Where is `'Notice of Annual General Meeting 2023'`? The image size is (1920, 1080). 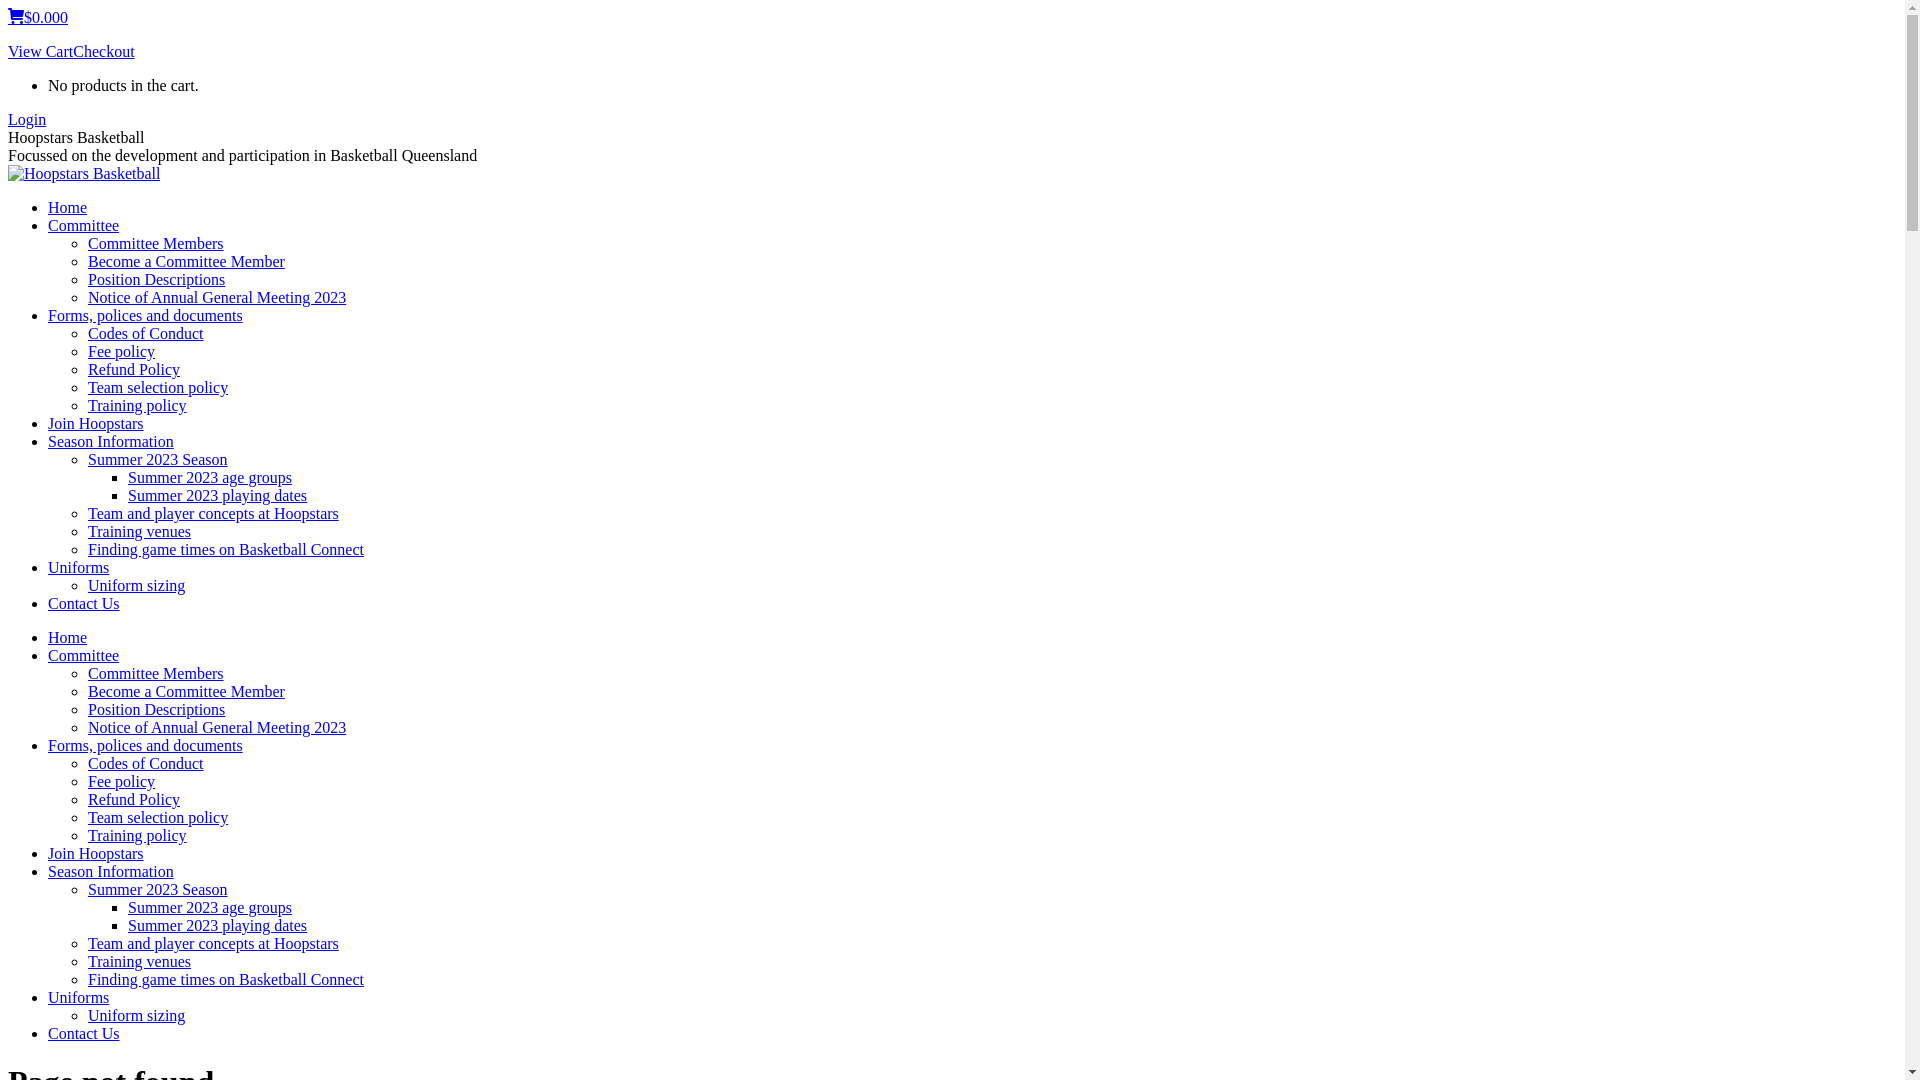 'Notice of Annual General Meeting 2023' is located at coordinates (216, 297).